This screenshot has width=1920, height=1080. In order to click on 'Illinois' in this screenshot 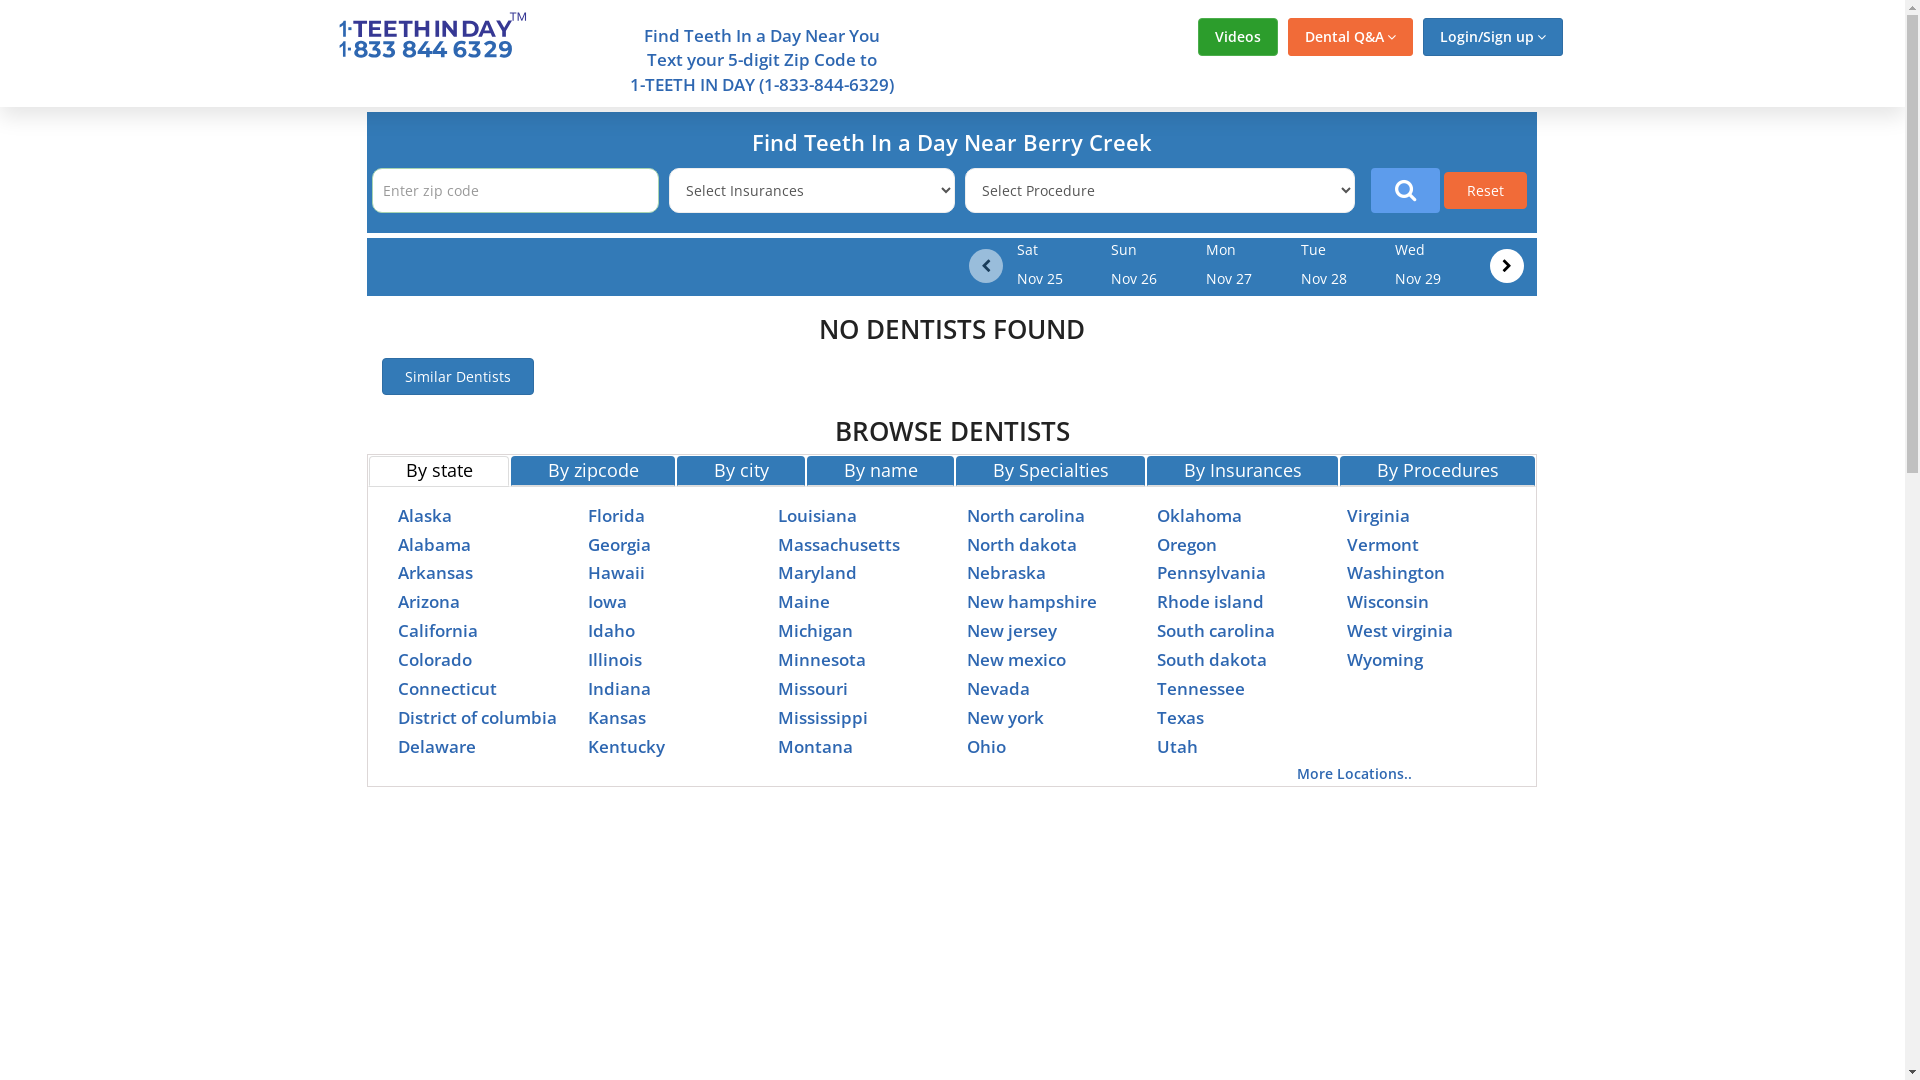, I will do `click(613, 659)`.